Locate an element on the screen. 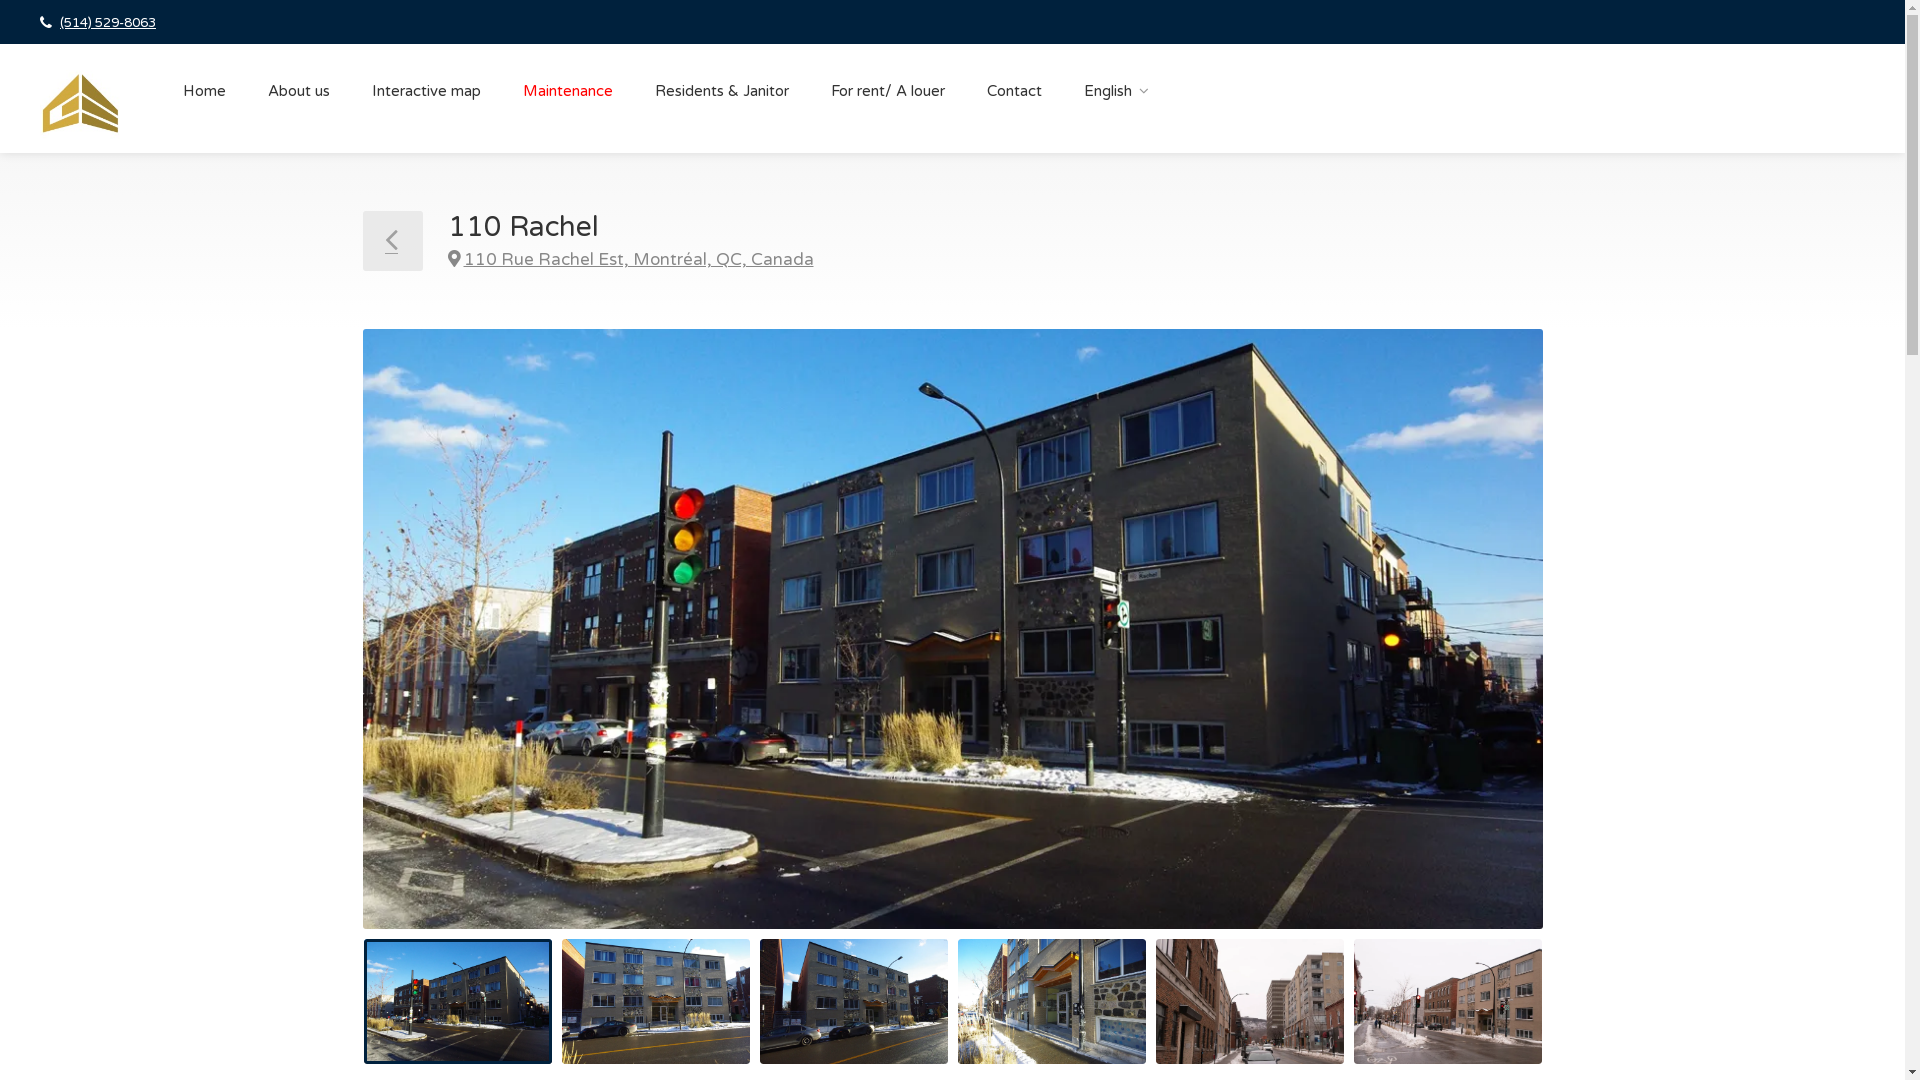  'Home' is located at coordinates (204, 91).